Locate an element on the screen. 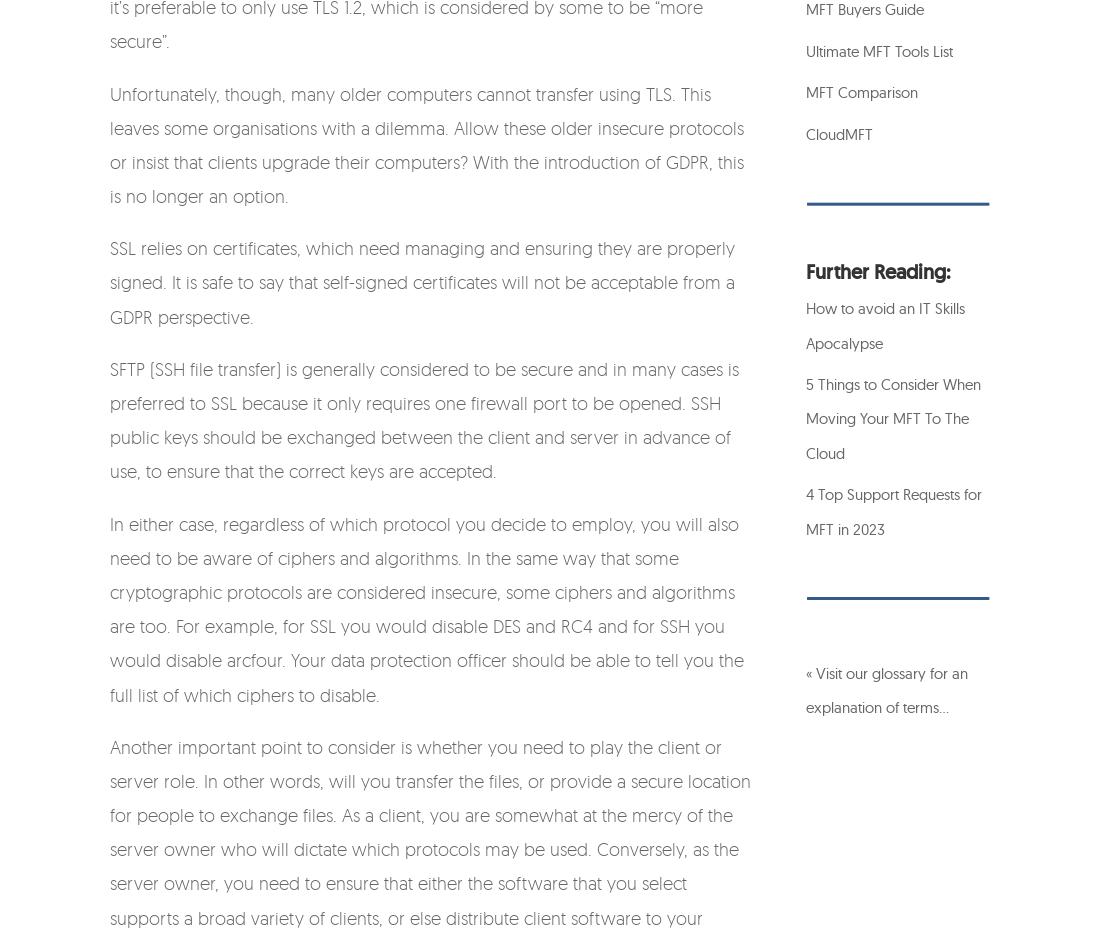 This screenshot has height=939, width=1100. 'SFTP (SSH file transfer) is generally considered to be secure and in many cases is preferred to SSL because it only requires one firewall port to be opened. SSH public keys should be exchanged between the client and server in advance of use, to ensure that the correct keys are accepted.' is located at coordinates (423, 418).